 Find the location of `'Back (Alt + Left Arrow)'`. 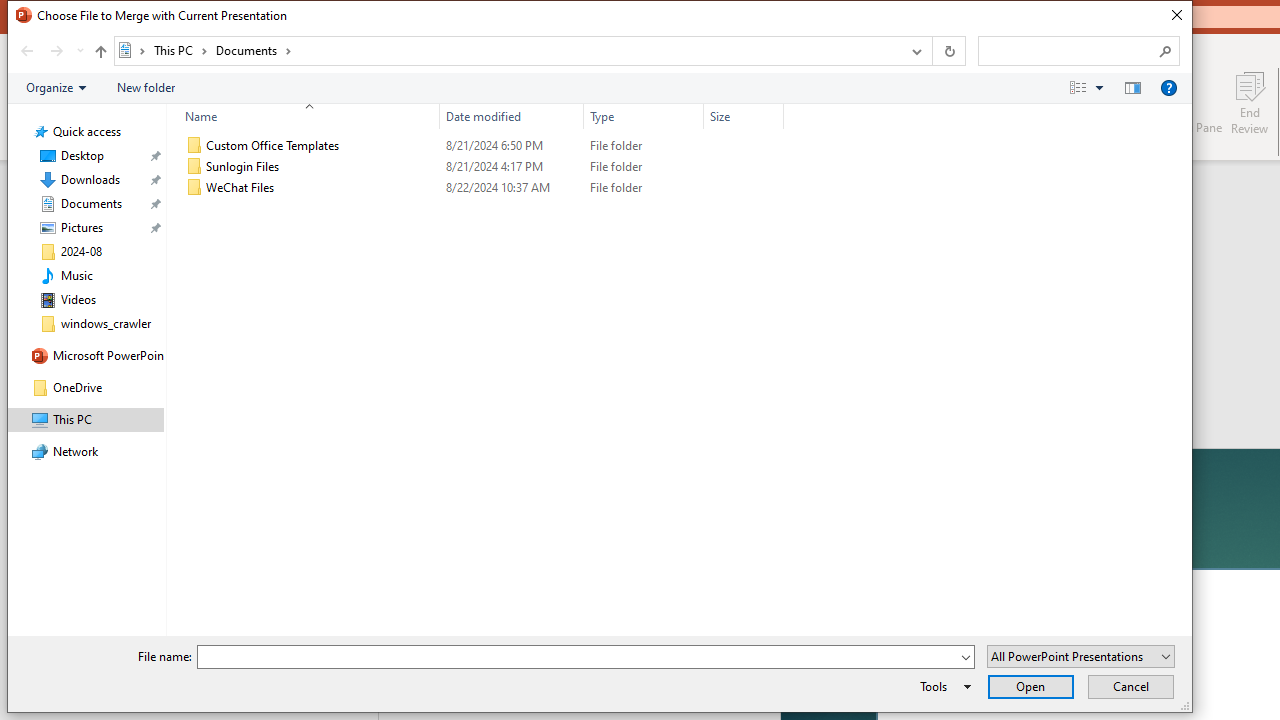

'Back (Alt + Left Arrow)' is located at coordinates (26, 50).